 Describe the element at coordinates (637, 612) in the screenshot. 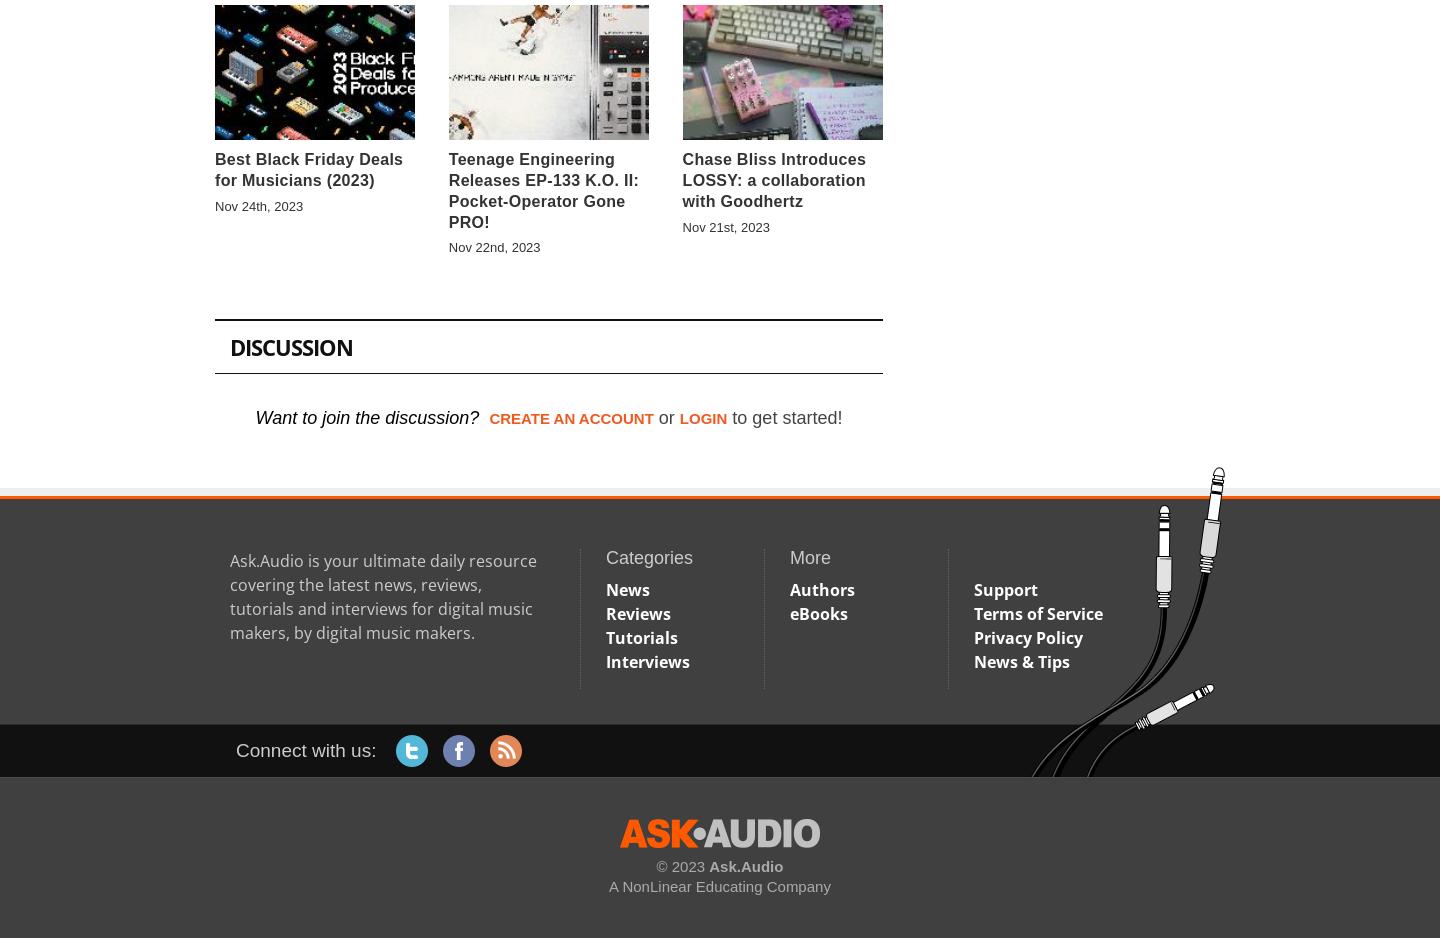

I see `'Reviews'` at that location.